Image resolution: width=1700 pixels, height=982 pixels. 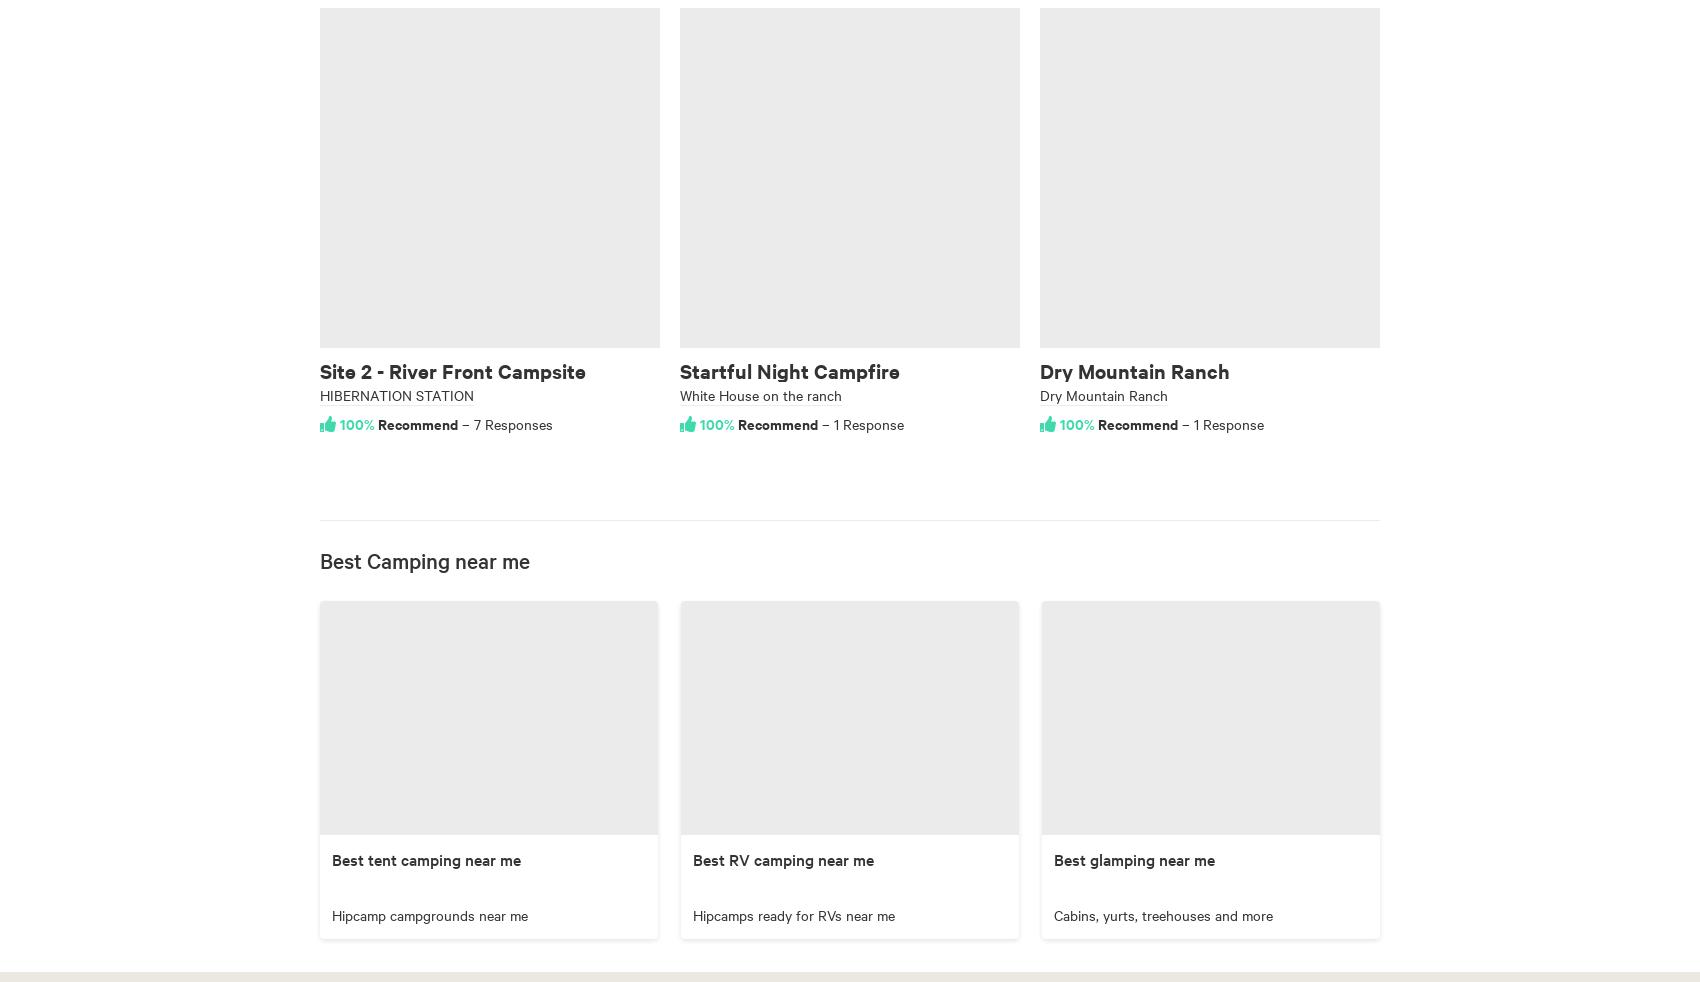 What do you see at coordinates (426, 857) in the screenshot?
I see `'Best tent camping near me'` at bounding box center [426, 857].